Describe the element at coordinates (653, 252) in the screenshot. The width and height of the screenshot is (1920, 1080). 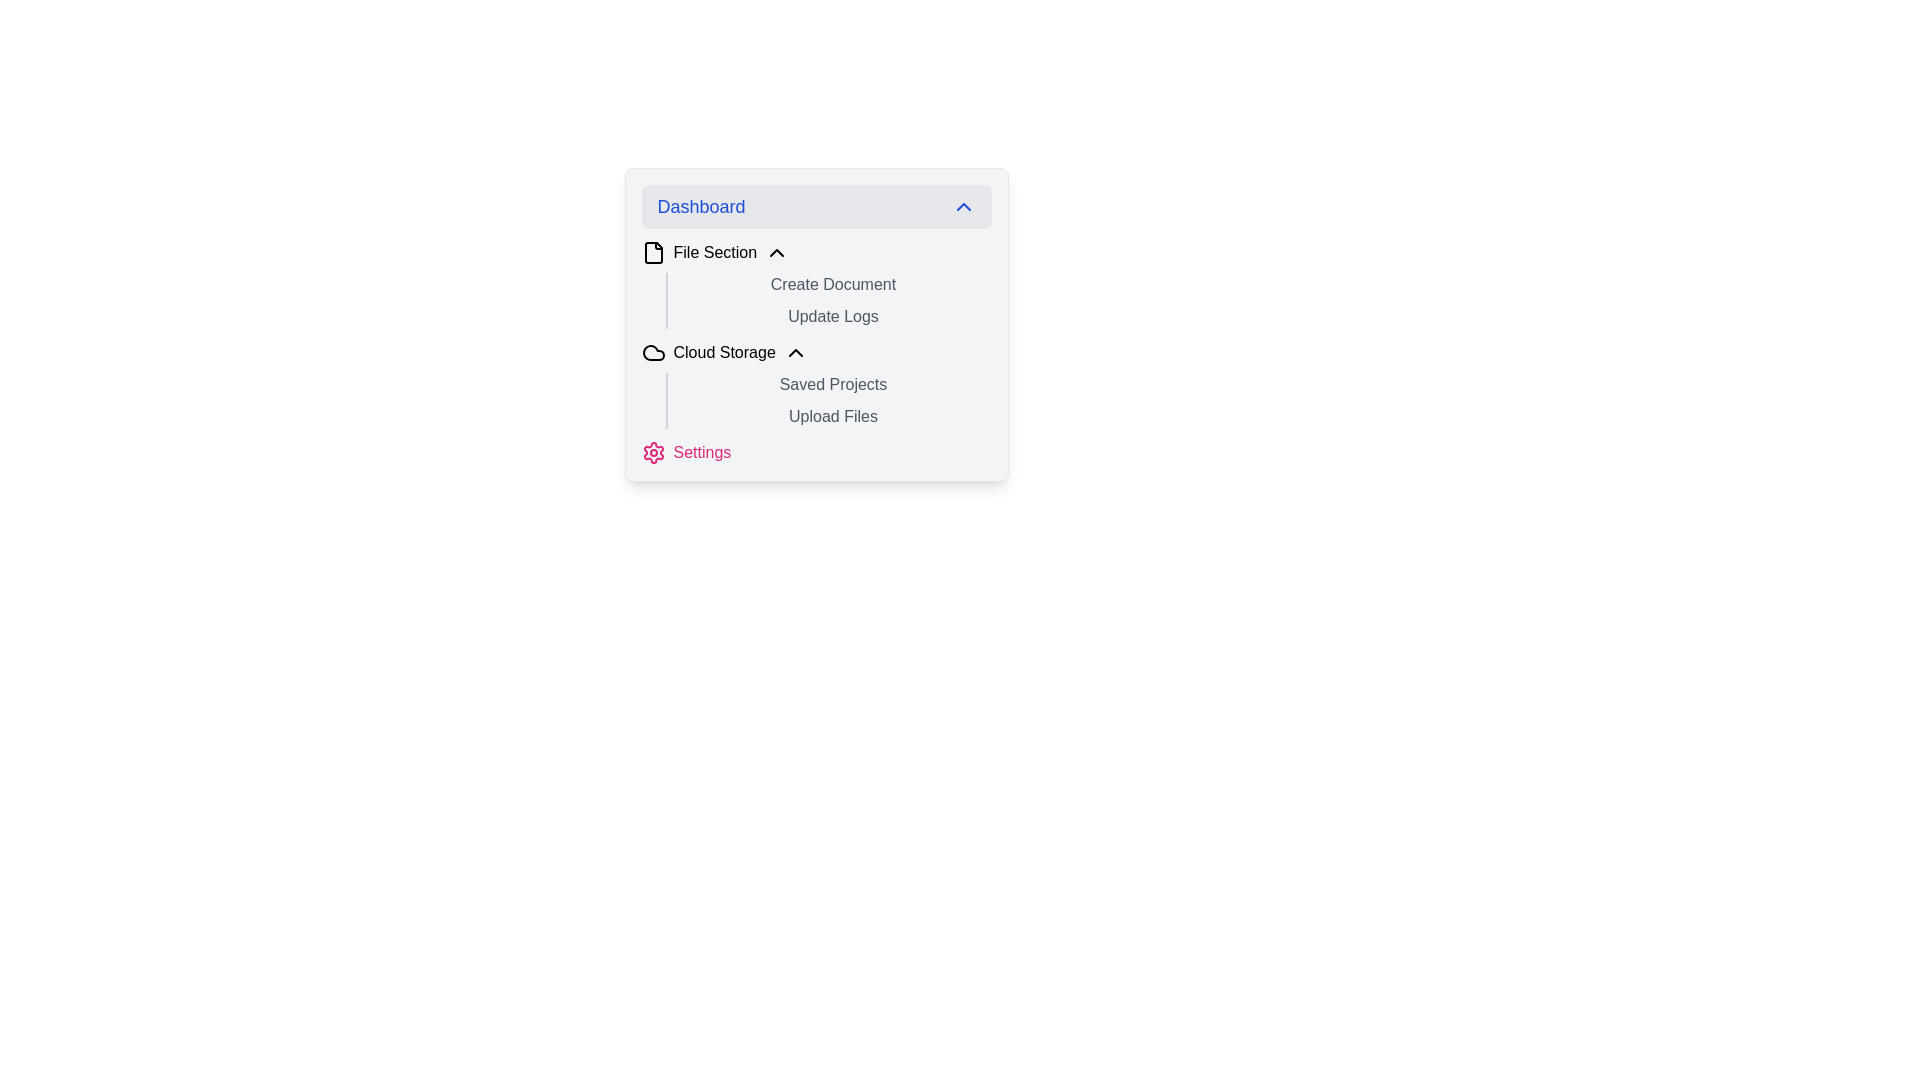
I see `the document icon located to the left of the 'File Section' text in the dropdown panel under the 'Dashboard' header` at that location.